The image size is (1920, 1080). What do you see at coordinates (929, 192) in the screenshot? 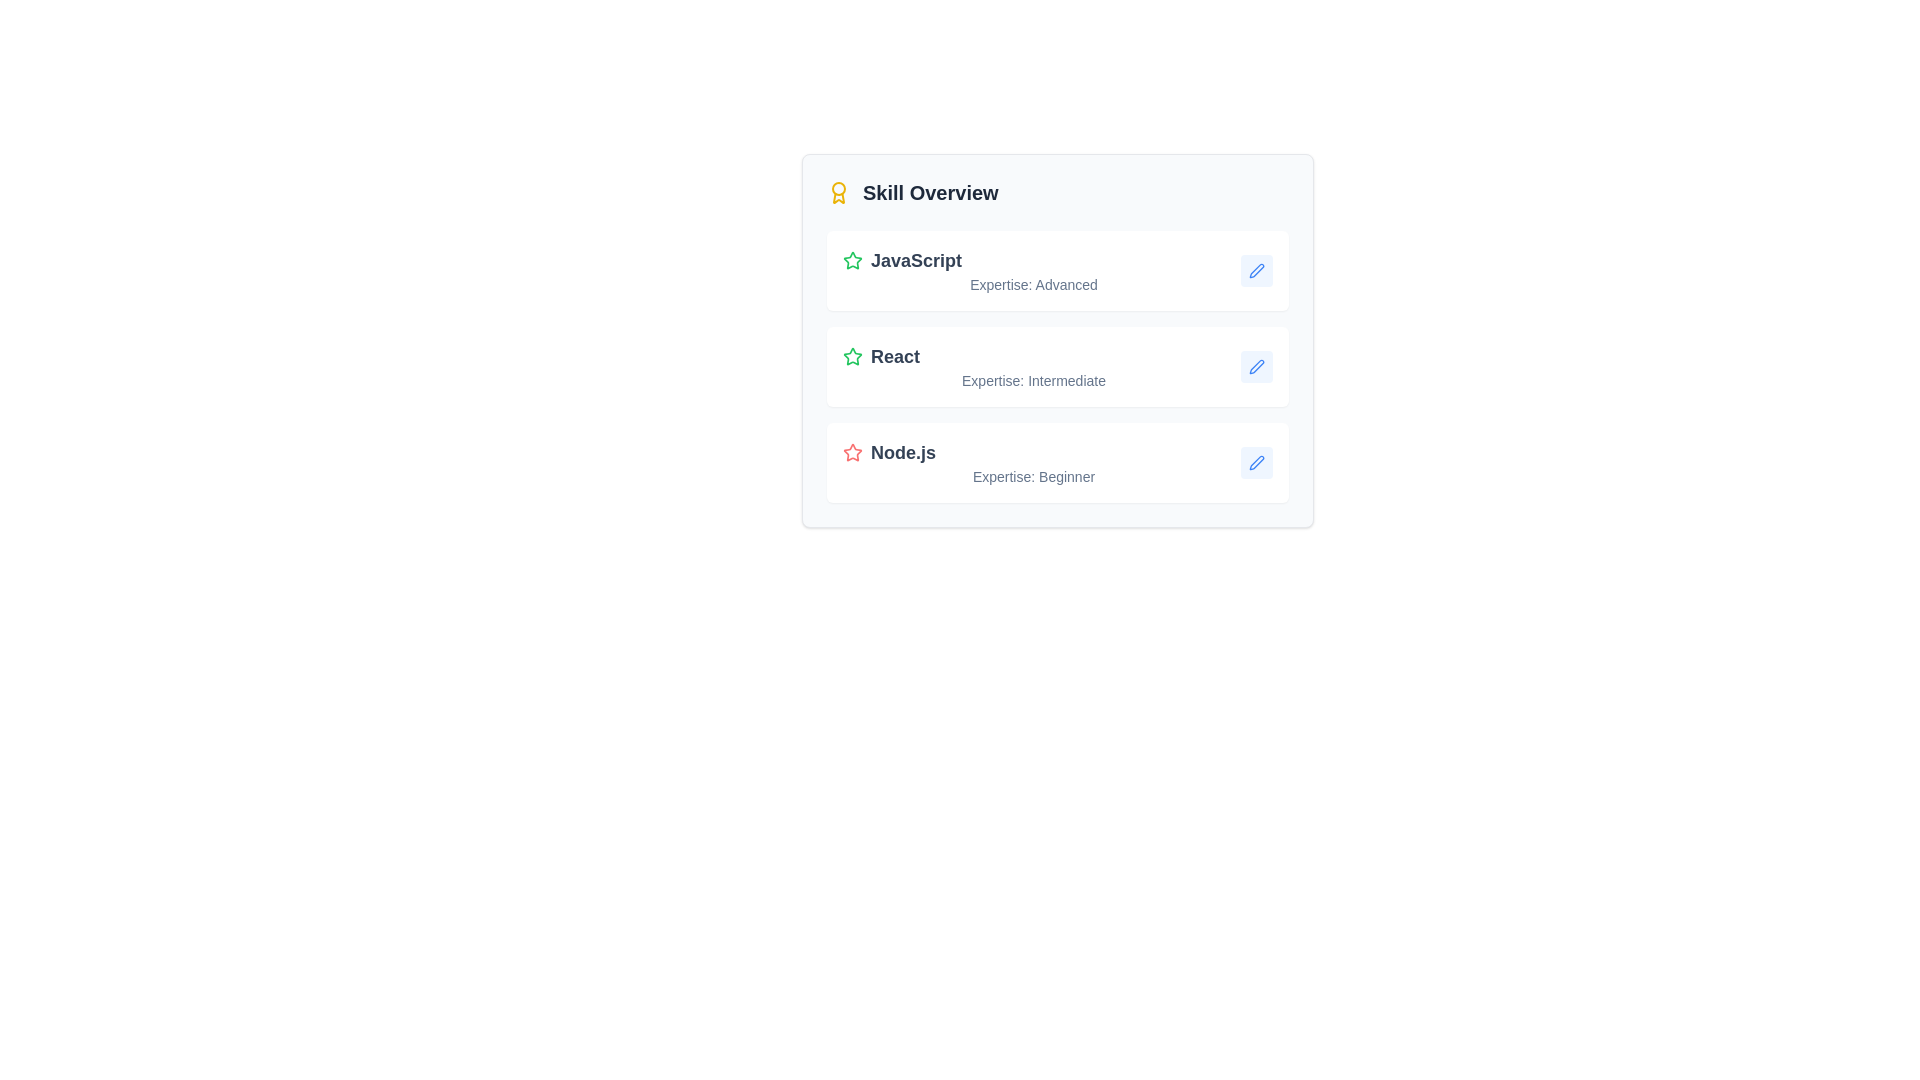
I see `the 'Skill Overview' text label, which serves as a section title positioned to the right of a yellow award icon` at bounding box center [929, 192].